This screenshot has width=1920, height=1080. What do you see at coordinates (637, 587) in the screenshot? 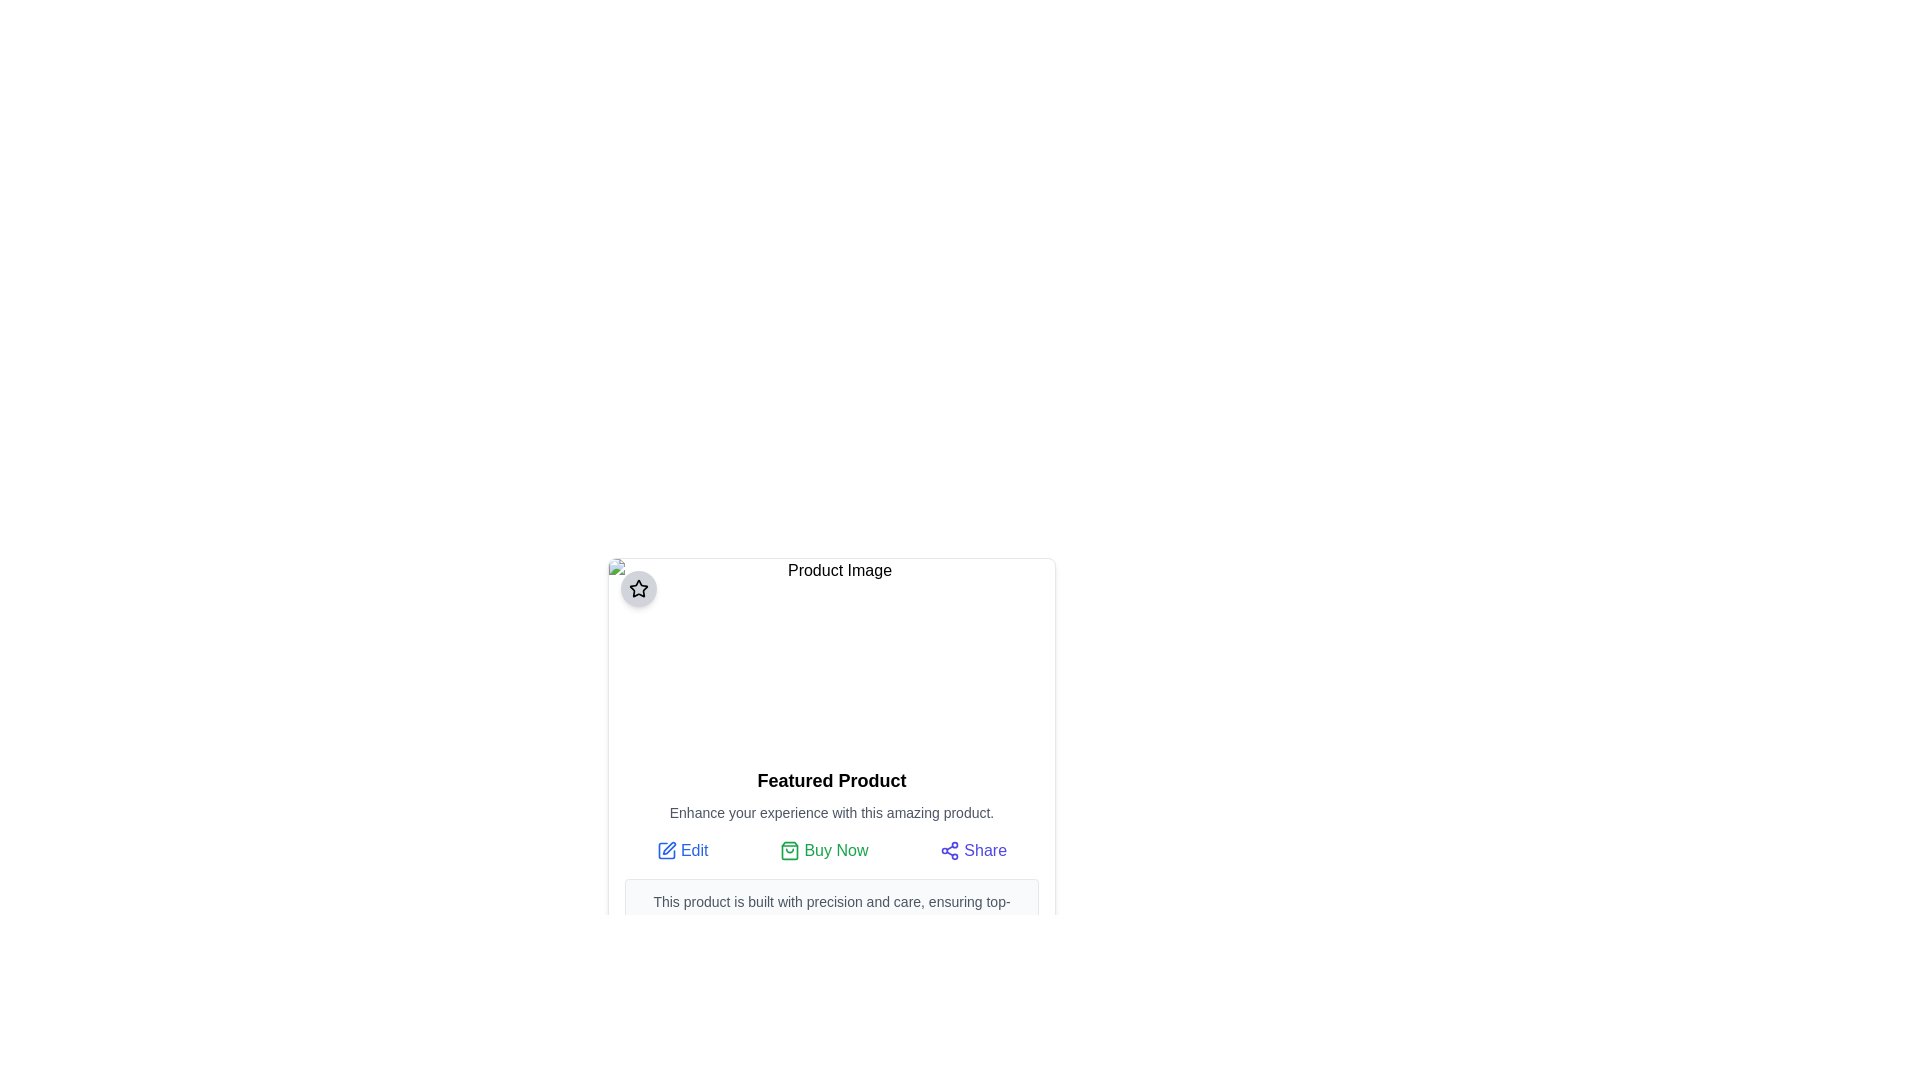
I see `the star icon that indicates a star rating, located at the top-center of the interface's content` at bounding box center [637, 587].